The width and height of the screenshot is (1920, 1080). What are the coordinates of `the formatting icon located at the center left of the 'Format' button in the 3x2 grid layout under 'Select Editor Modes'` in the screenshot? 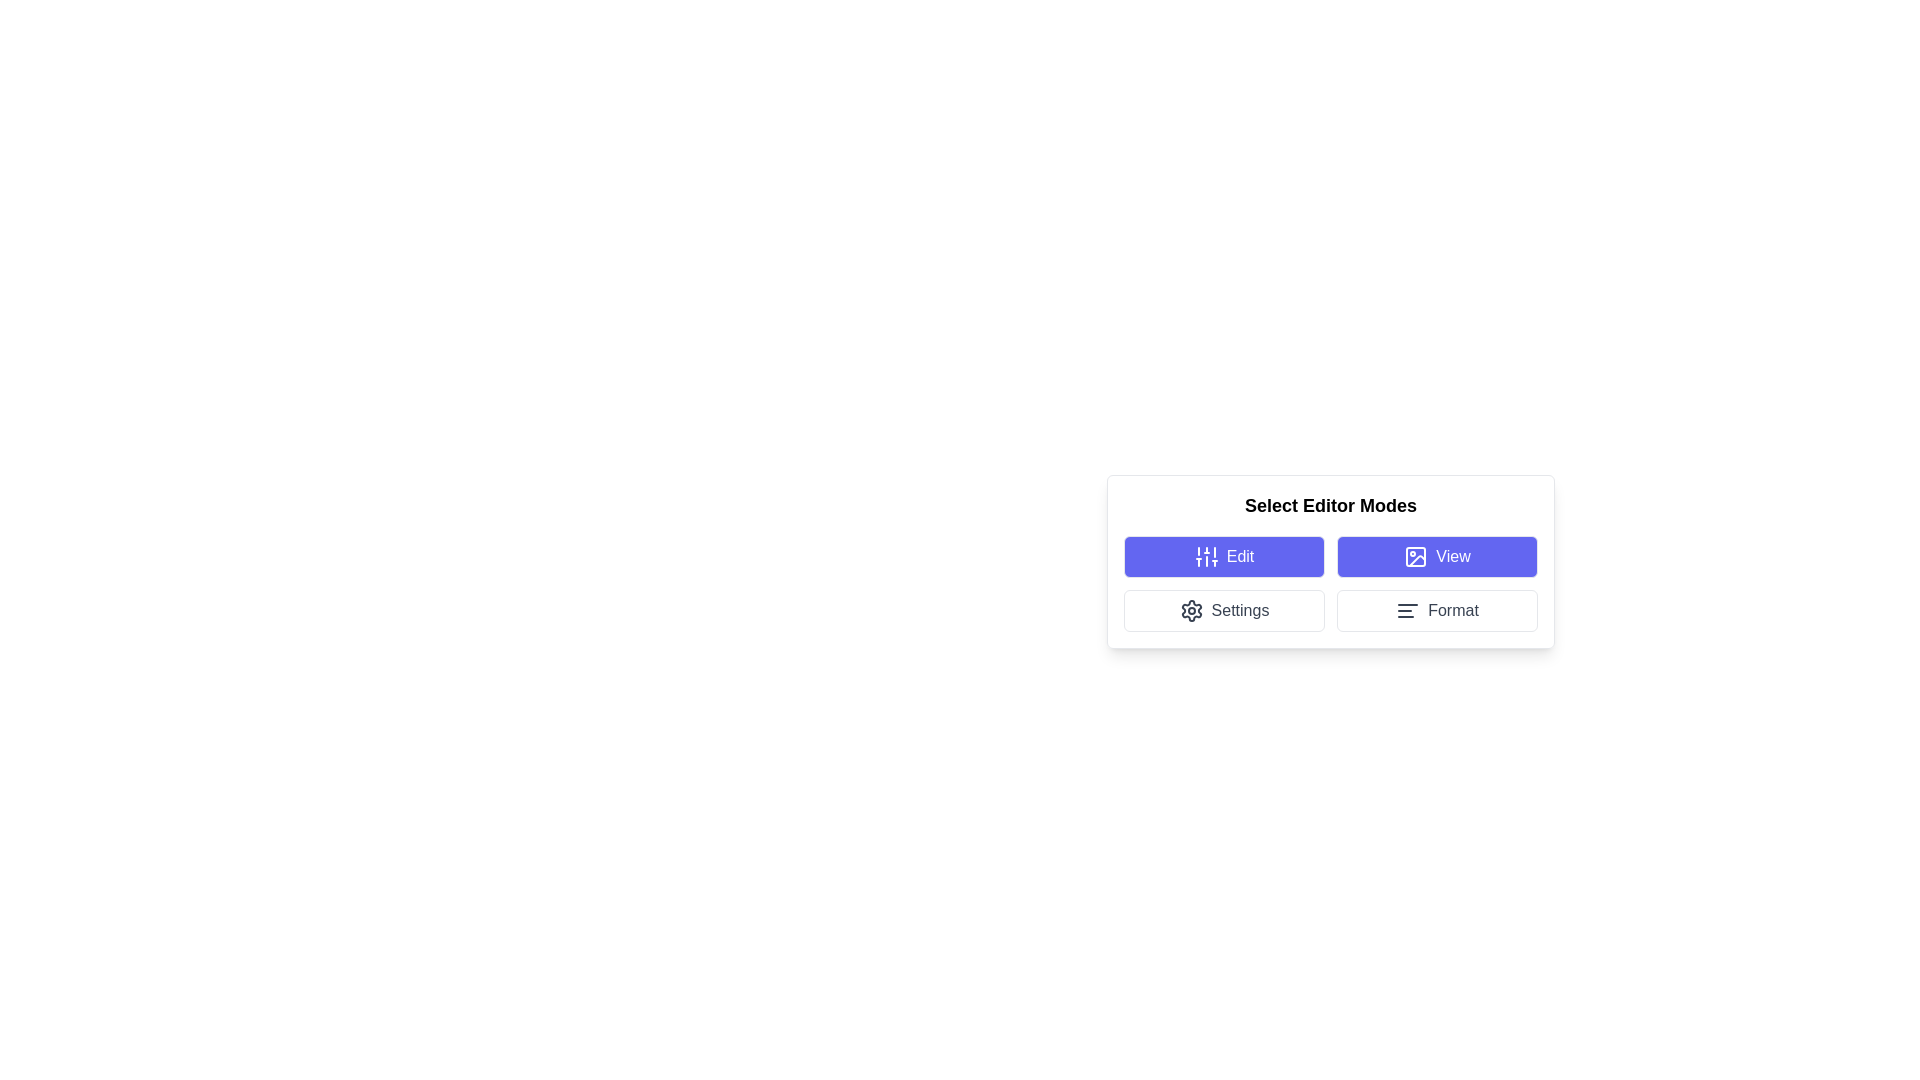 It's located at (1407, 609).